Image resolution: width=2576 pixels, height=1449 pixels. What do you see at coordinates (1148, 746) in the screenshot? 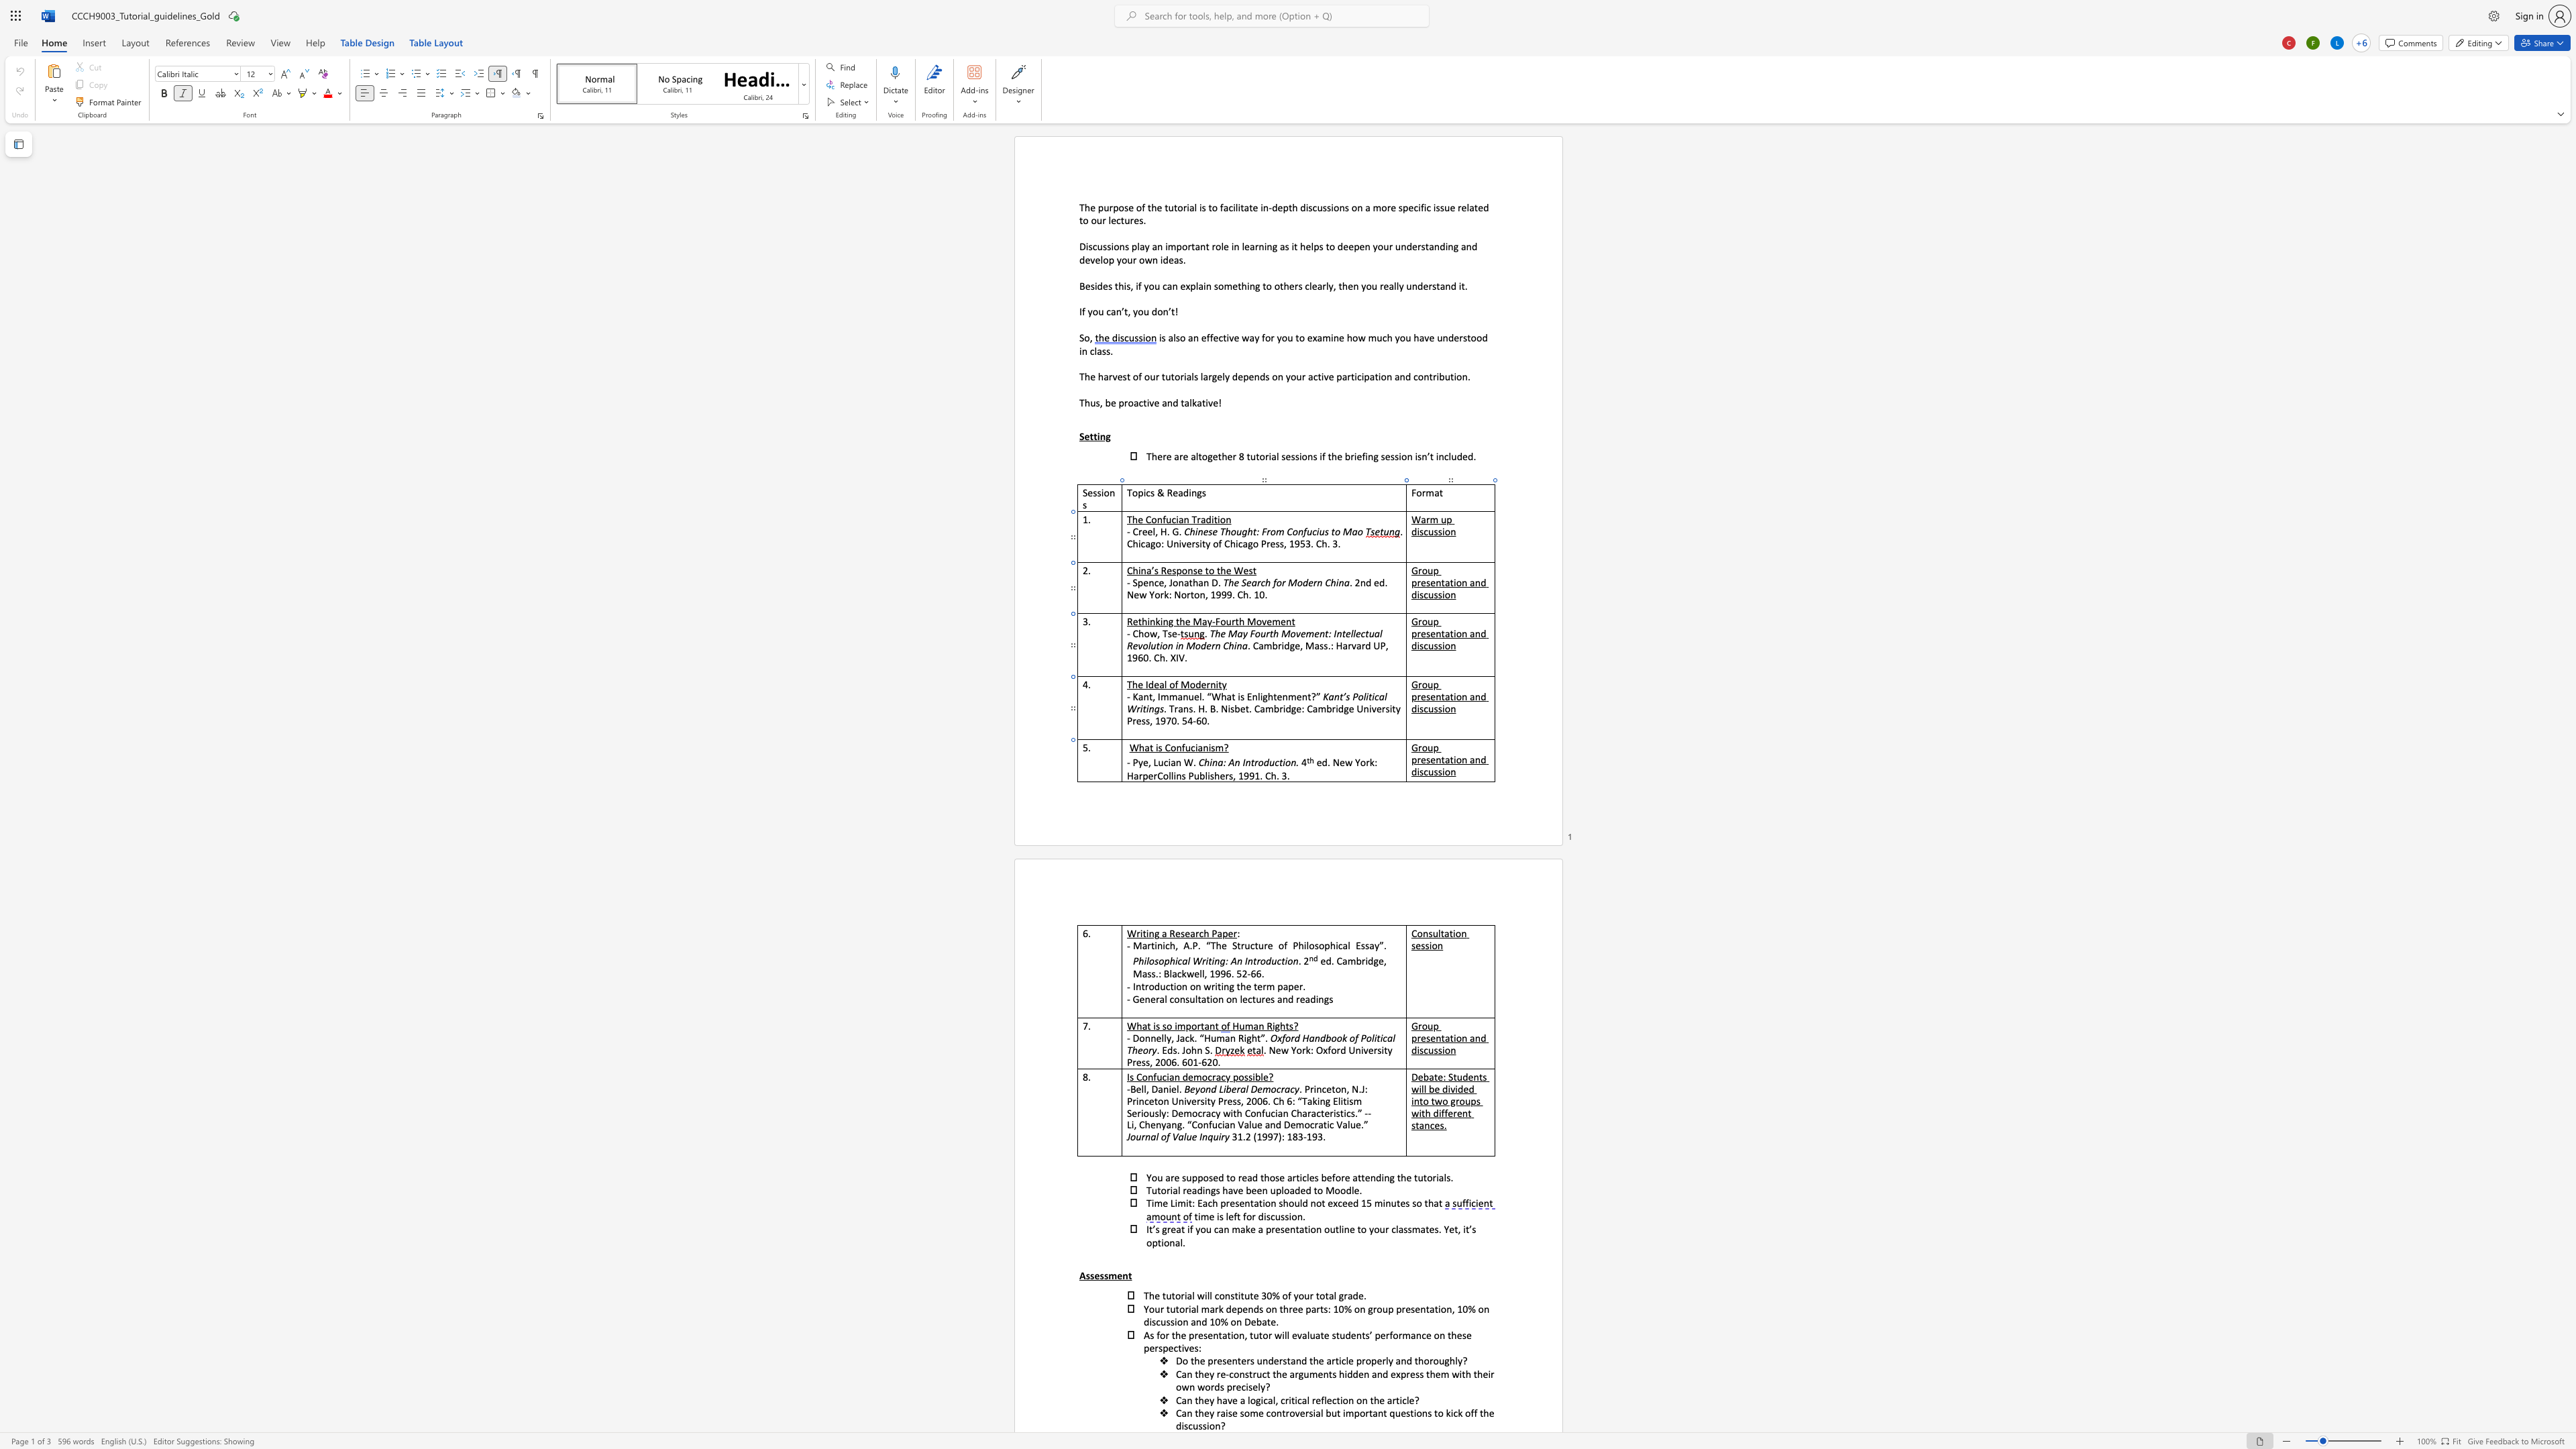
I see `the space between the continuous character "a" and "t" in the text` at bounding box center [1148, 746].